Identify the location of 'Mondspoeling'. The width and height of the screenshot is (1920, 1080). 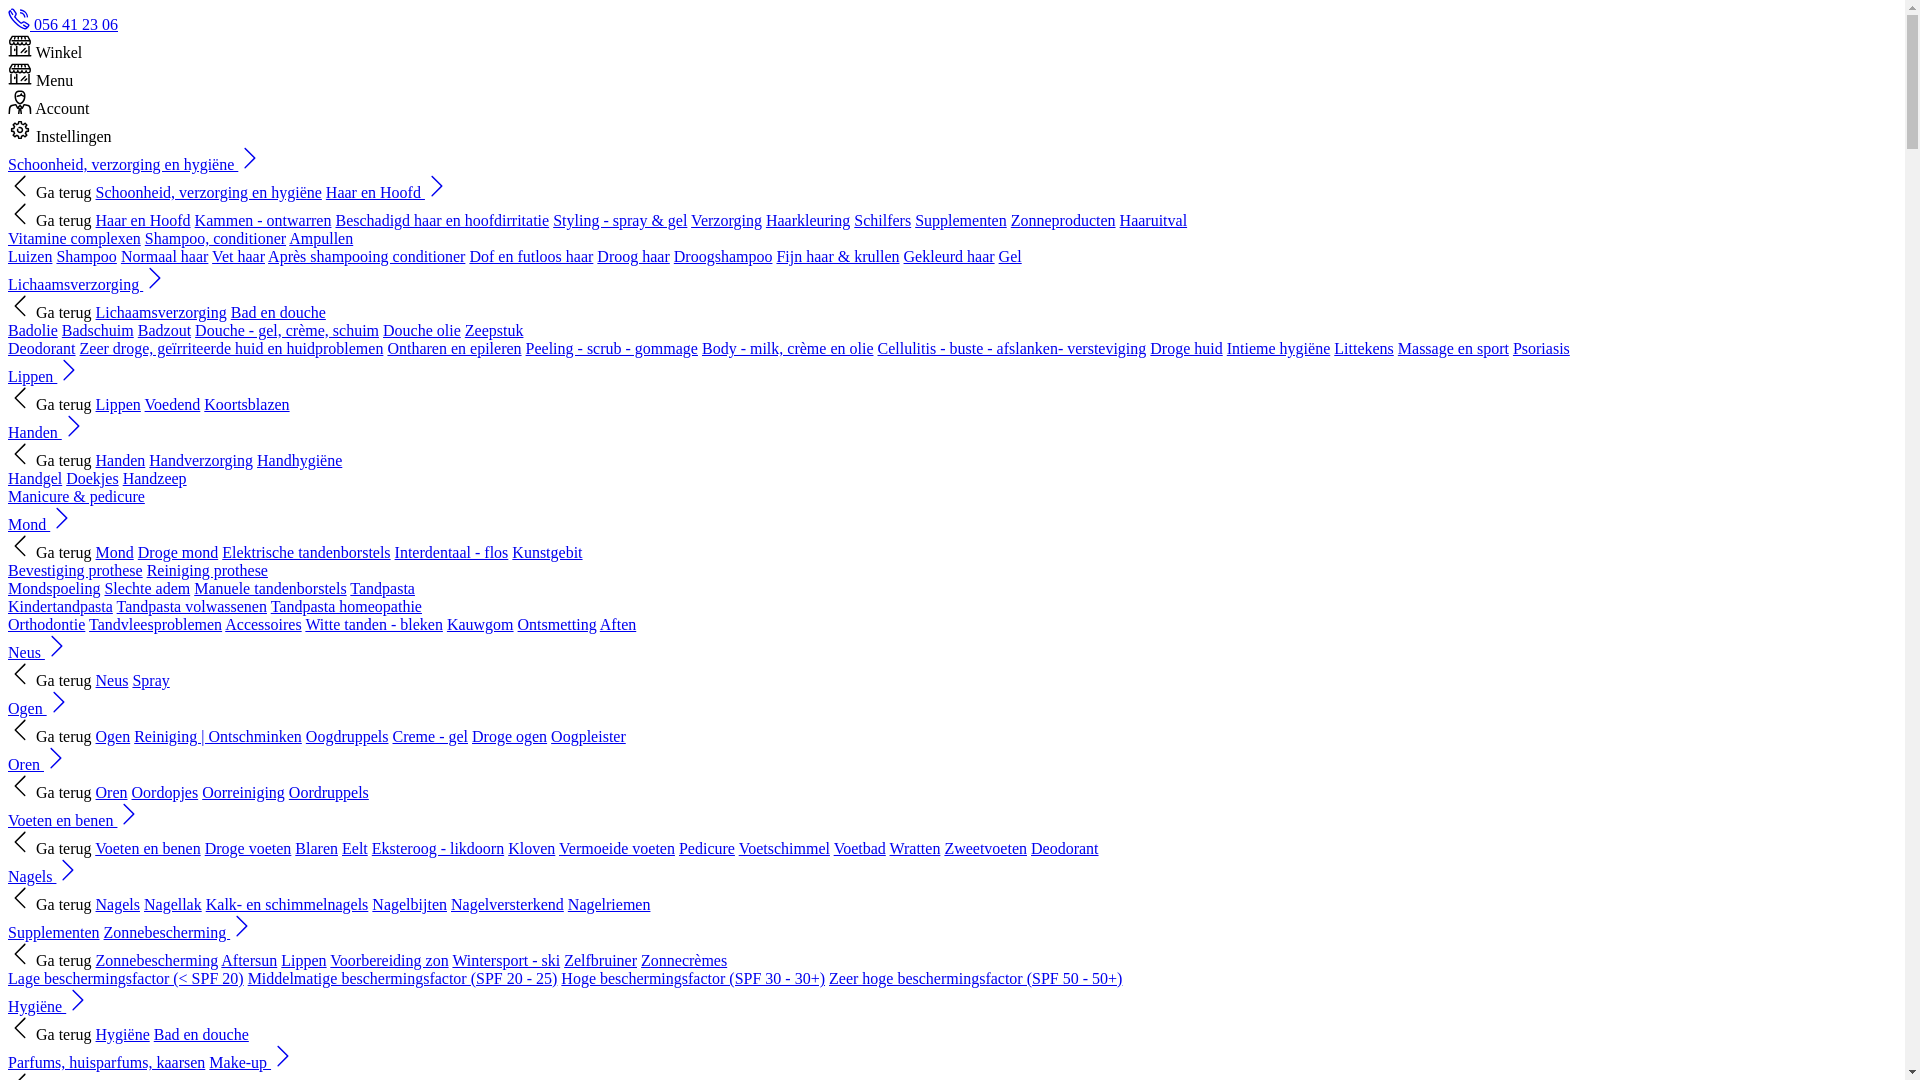
(8, 587).